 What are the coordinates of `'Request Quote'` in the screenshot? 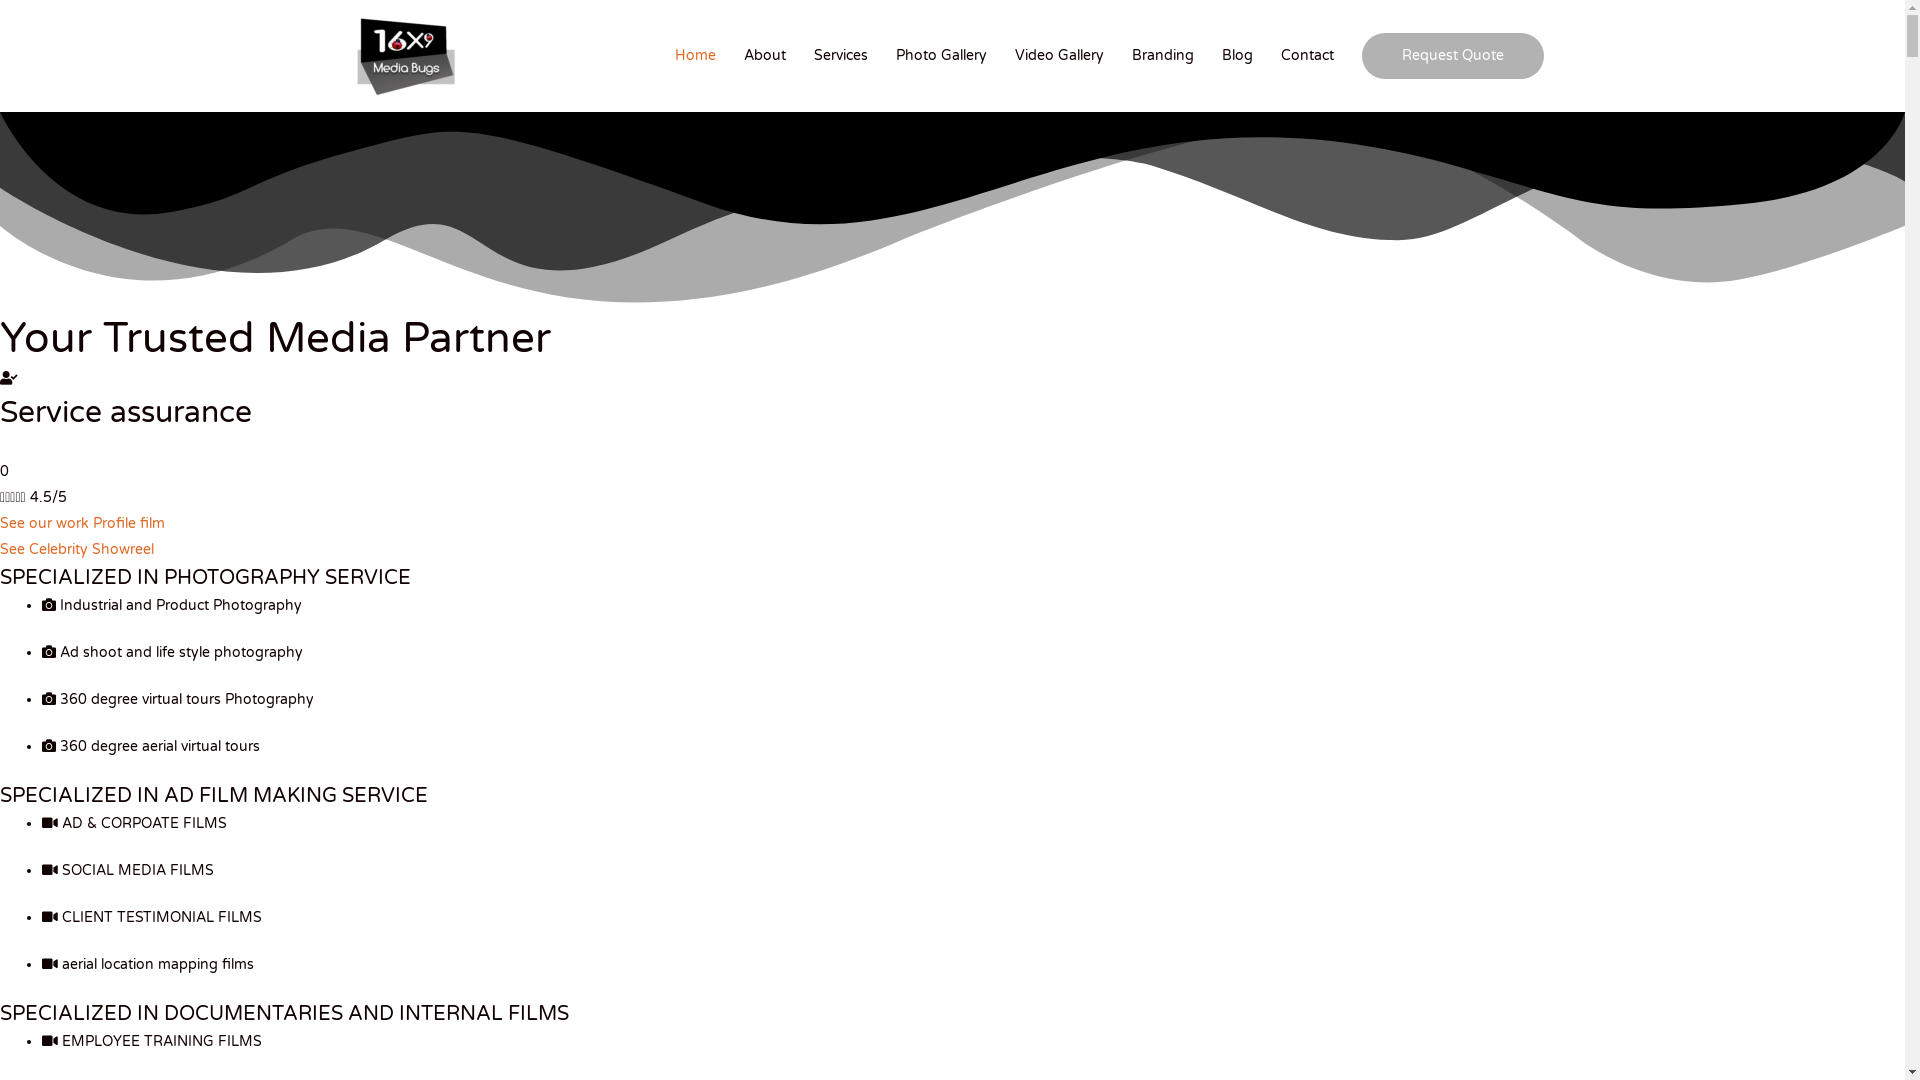 It's located at (1453, 55).